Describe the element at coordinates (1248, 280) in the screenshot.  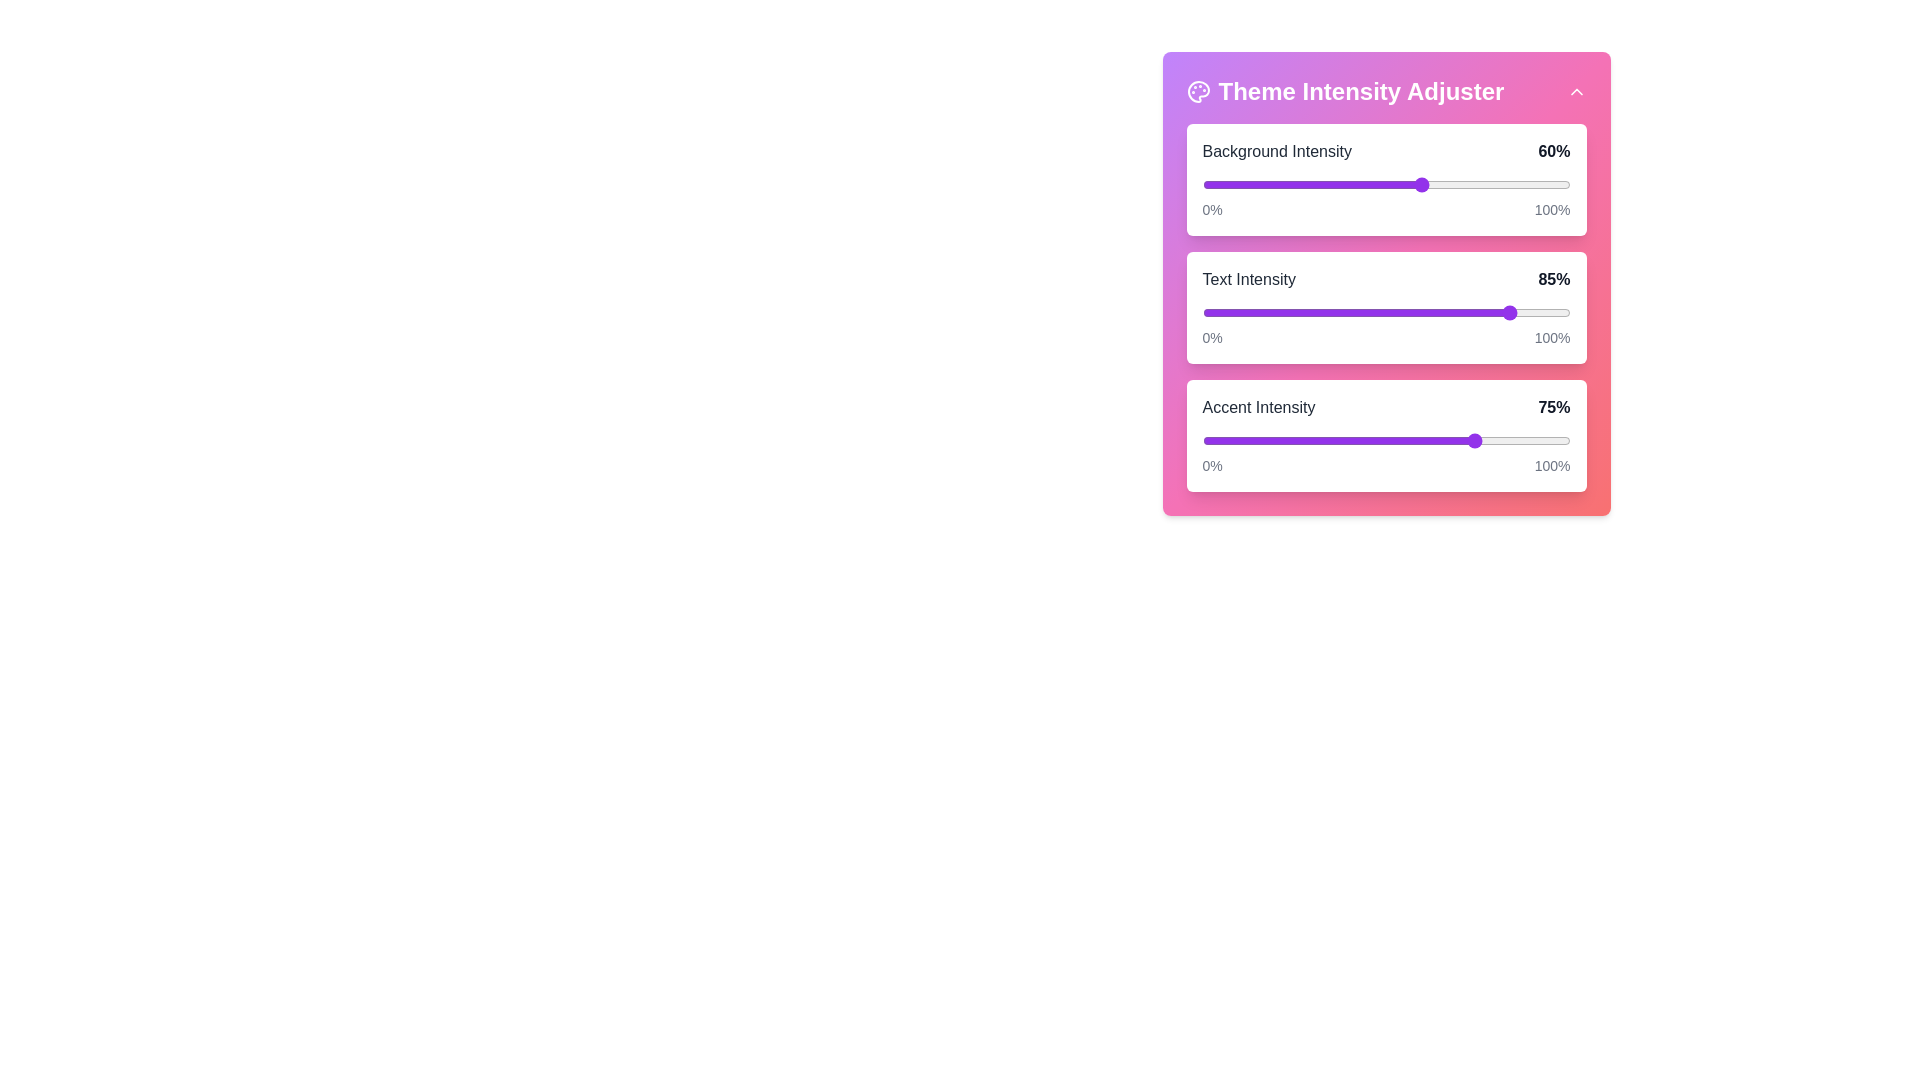
I see `the intensity label that indicates the adjustment of text elements in the 'Theme Intensity Adjuster' card, located on the left side of the card` at that location.